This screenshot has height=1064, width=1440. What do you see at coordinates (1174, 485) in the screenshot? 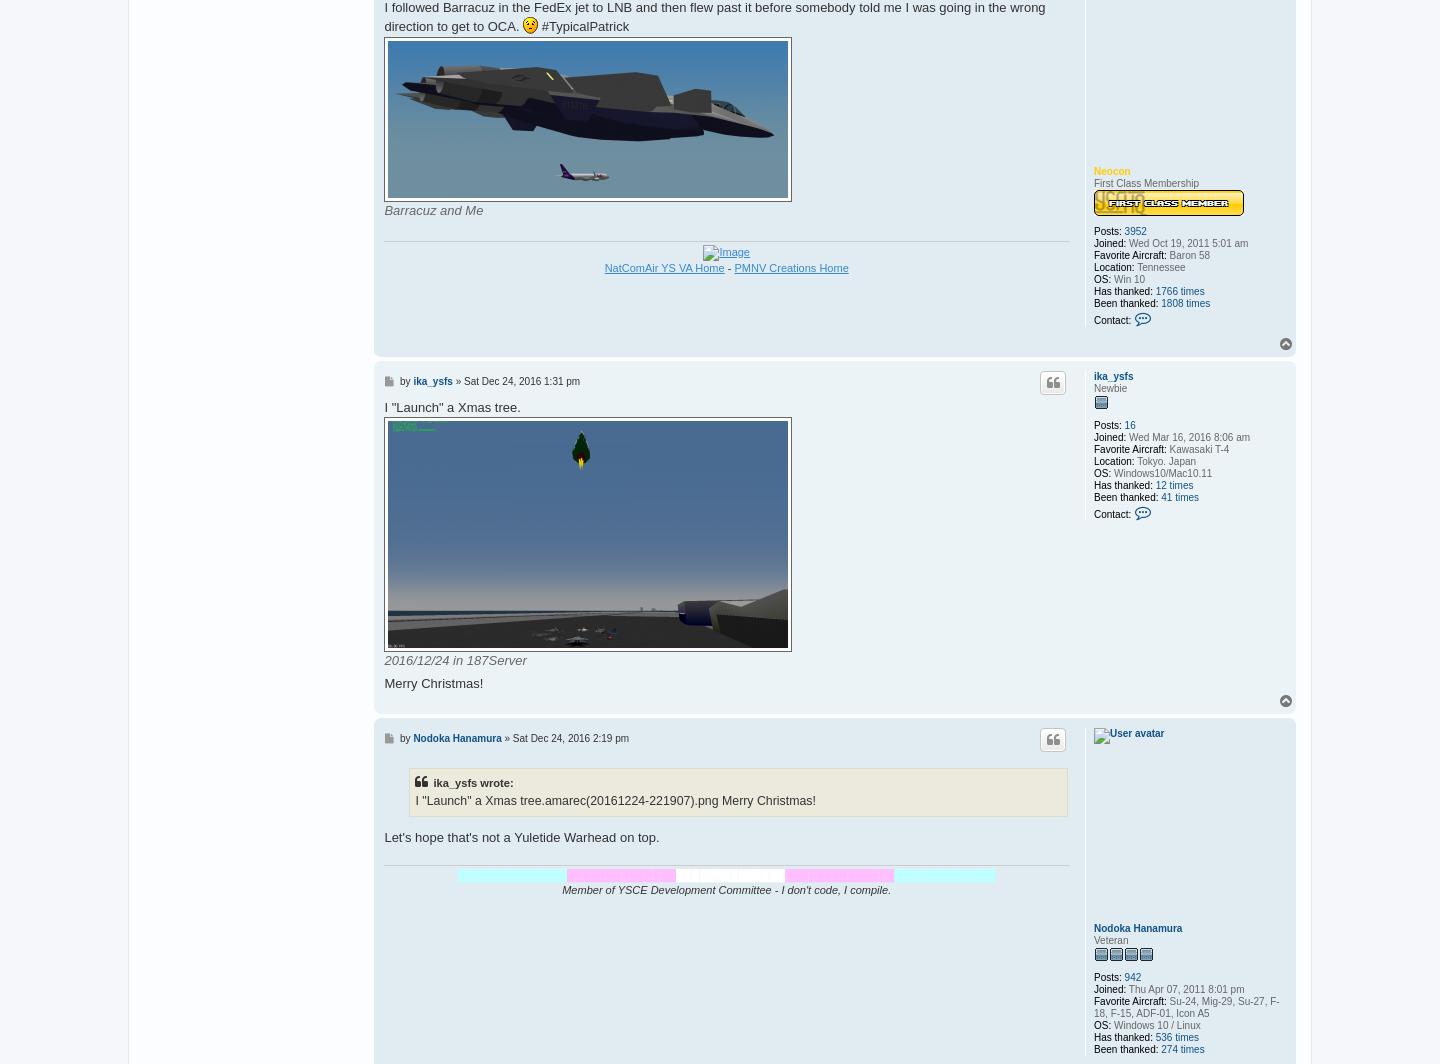
I see `'12 times'` at bounding box center [1174, 485].